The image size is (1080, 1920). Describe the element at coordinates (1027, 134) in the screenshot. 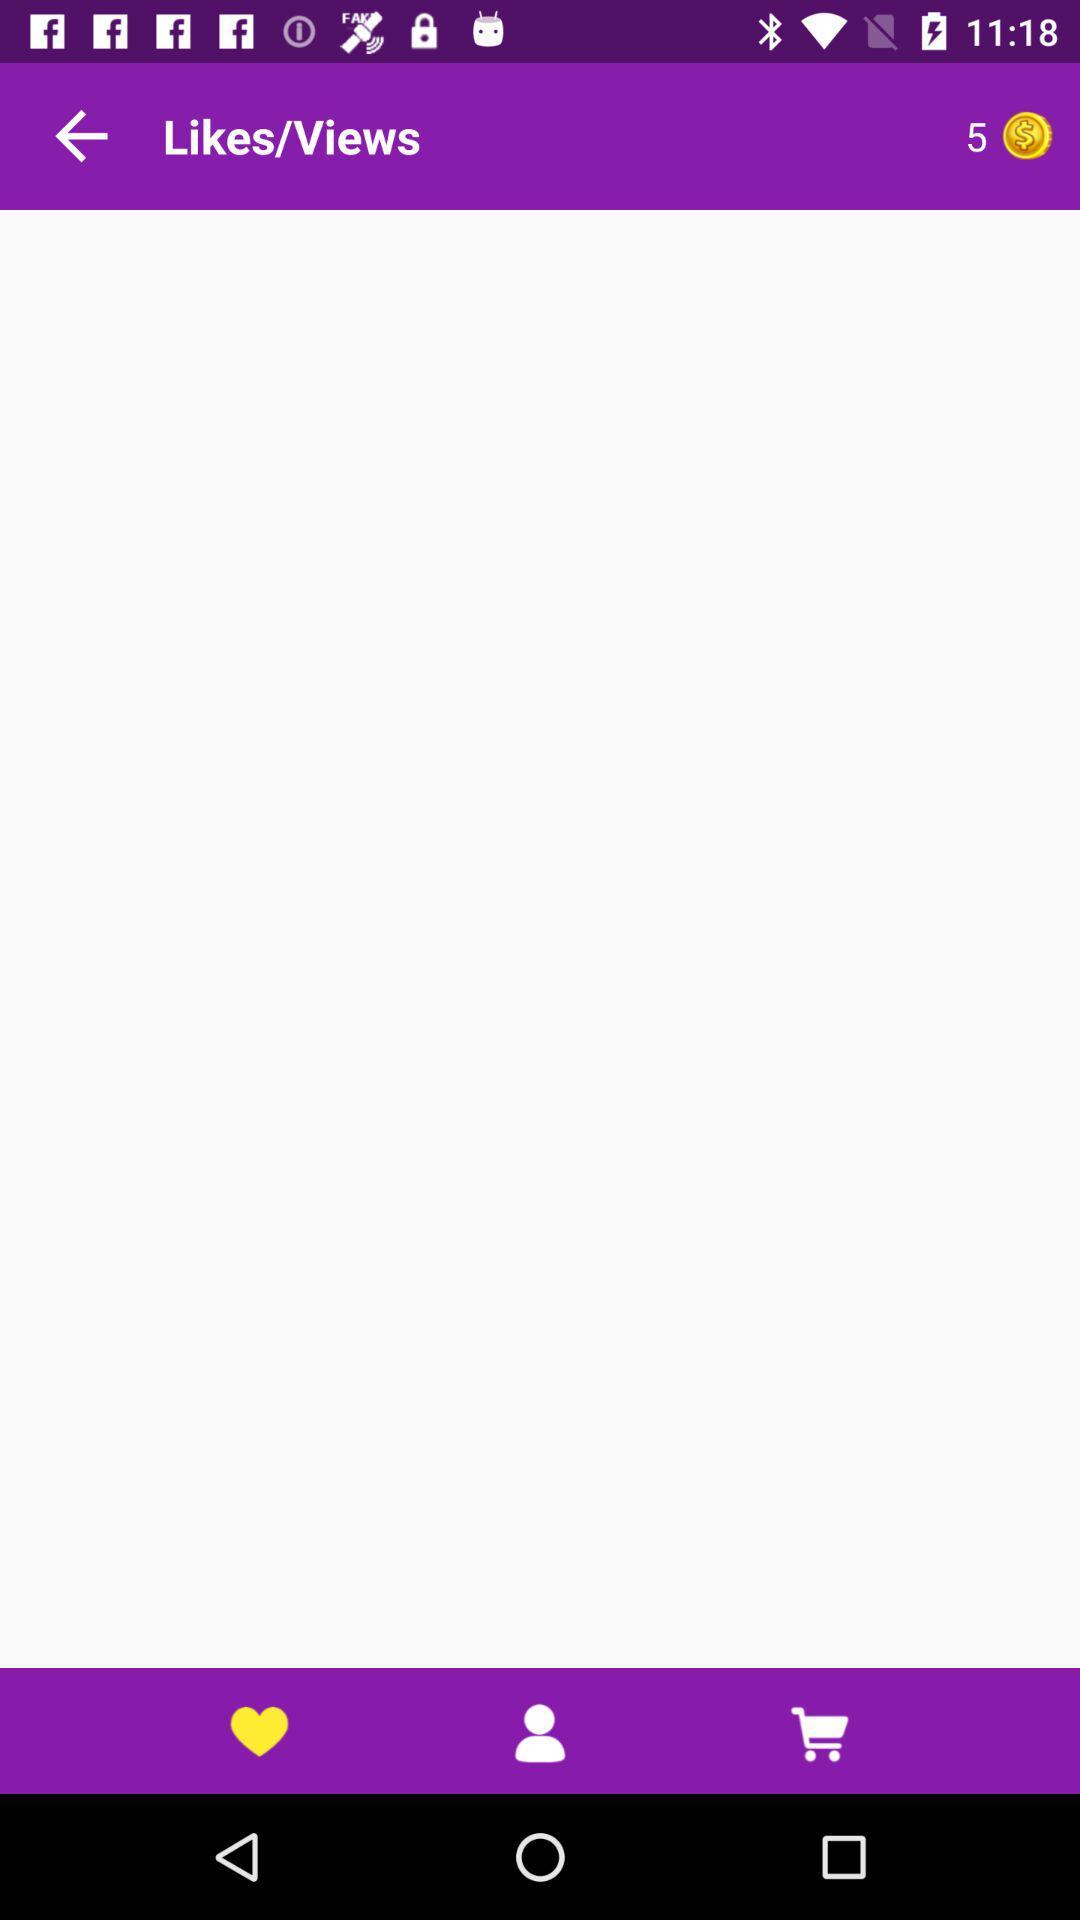

I see `like` at that location.